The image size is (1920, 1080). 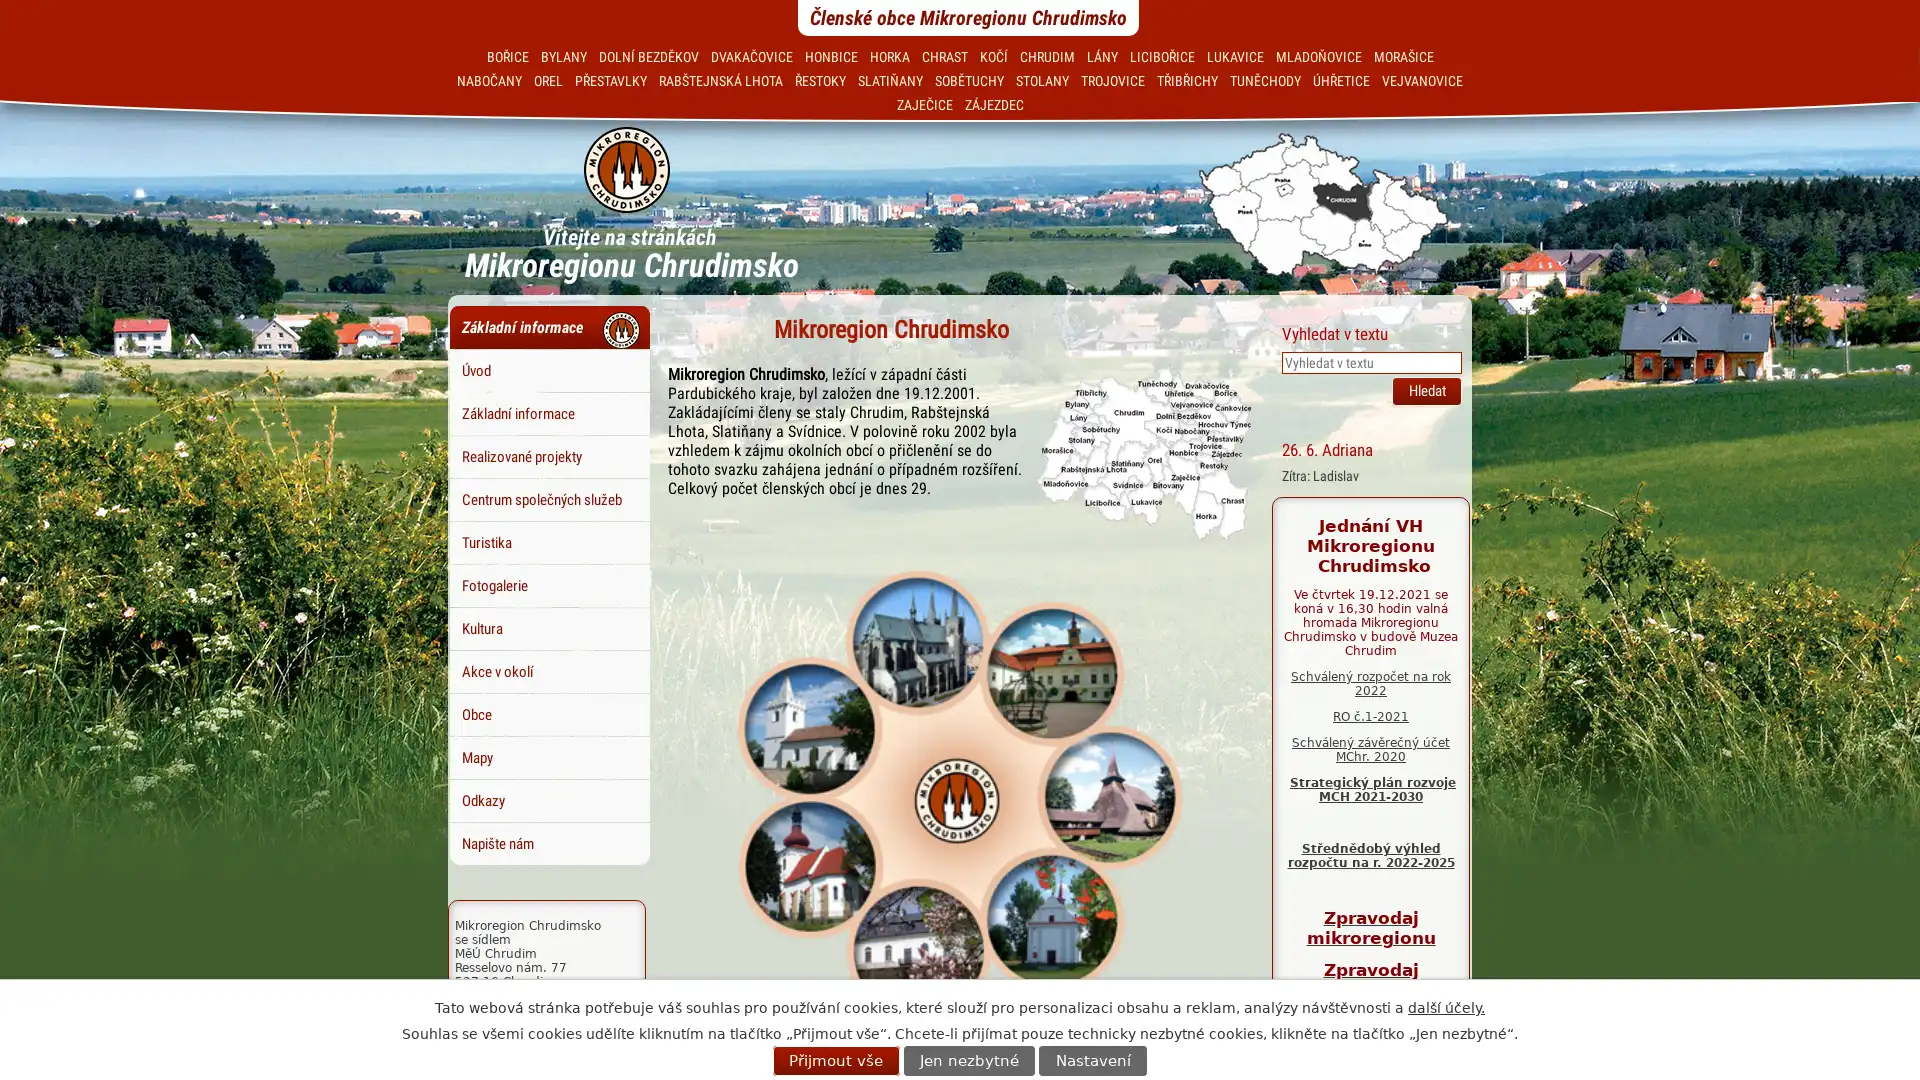 I want to click on Hledat, so click(x=1425, y=390).